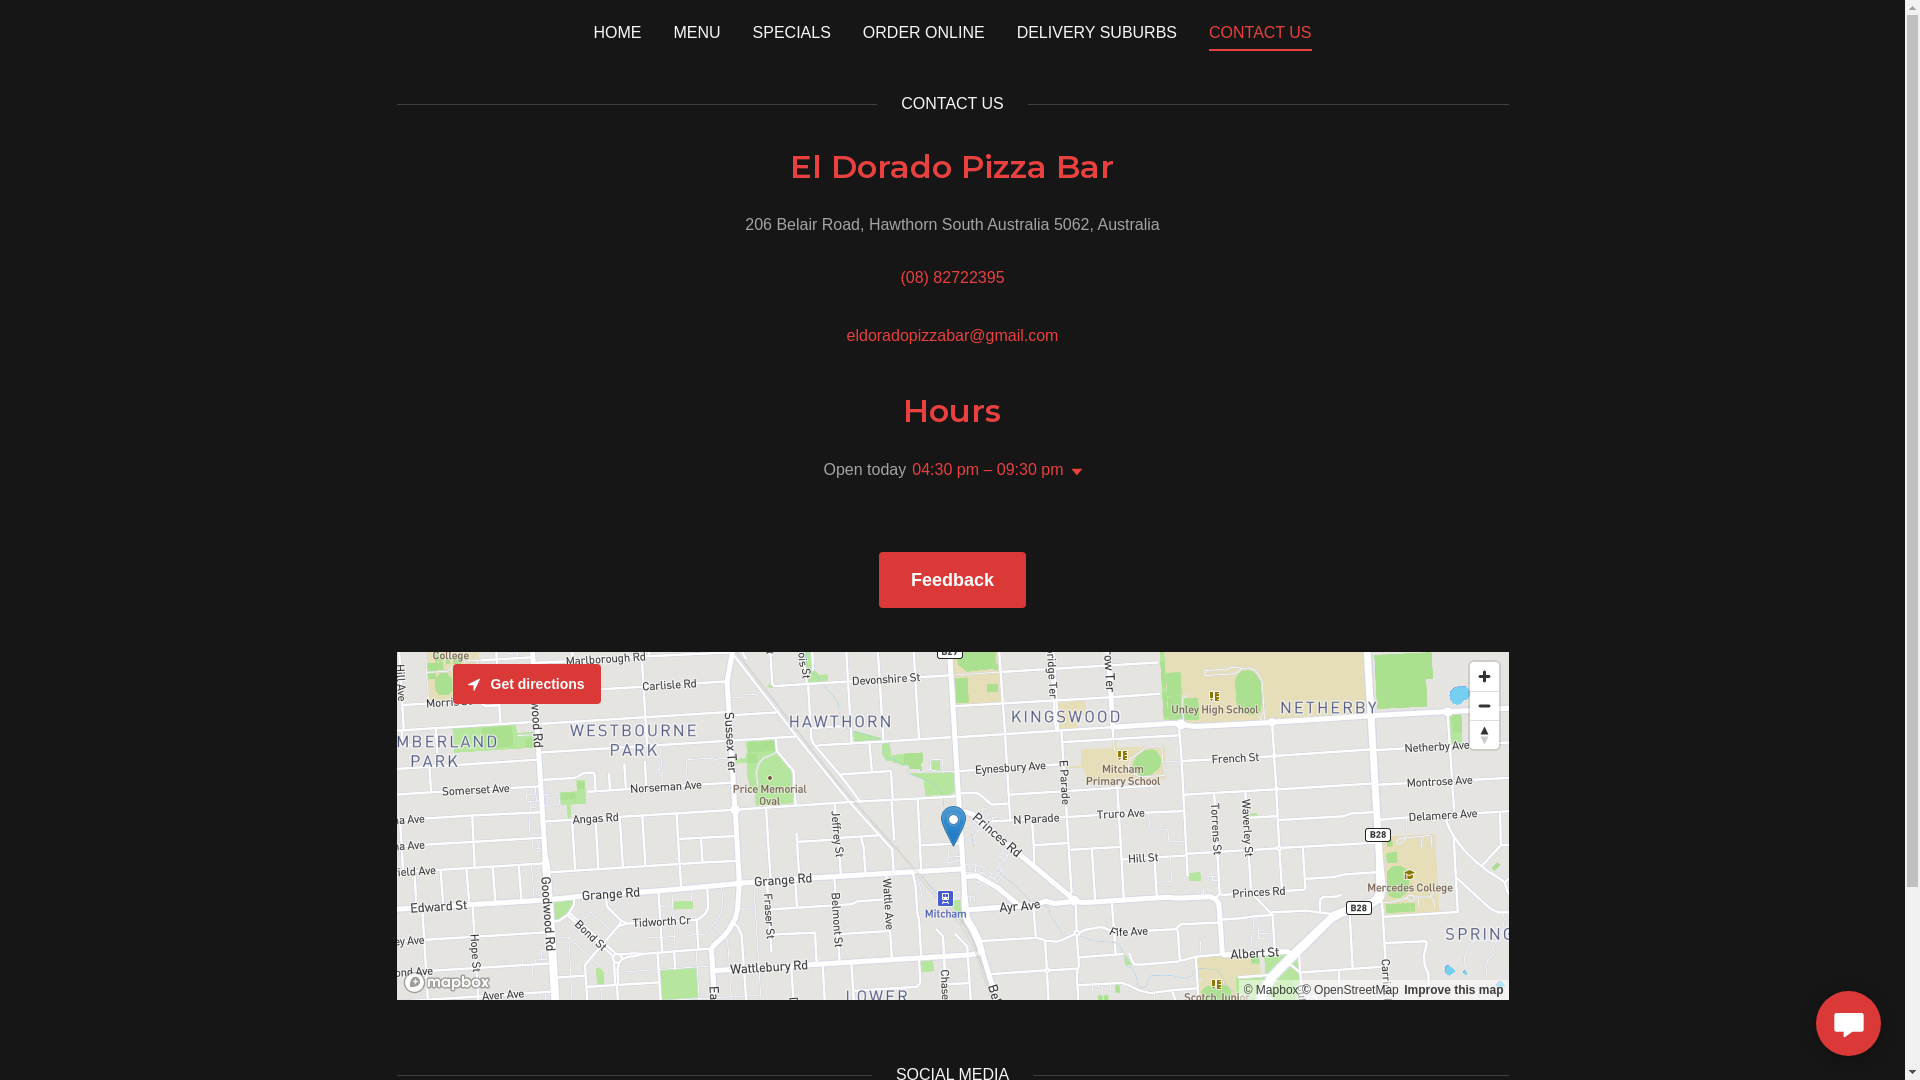  What do you see at coordinates (922, 31) in the screenshot?
I see `'ORDER ONLINE'` at bounding box center [922, 31].